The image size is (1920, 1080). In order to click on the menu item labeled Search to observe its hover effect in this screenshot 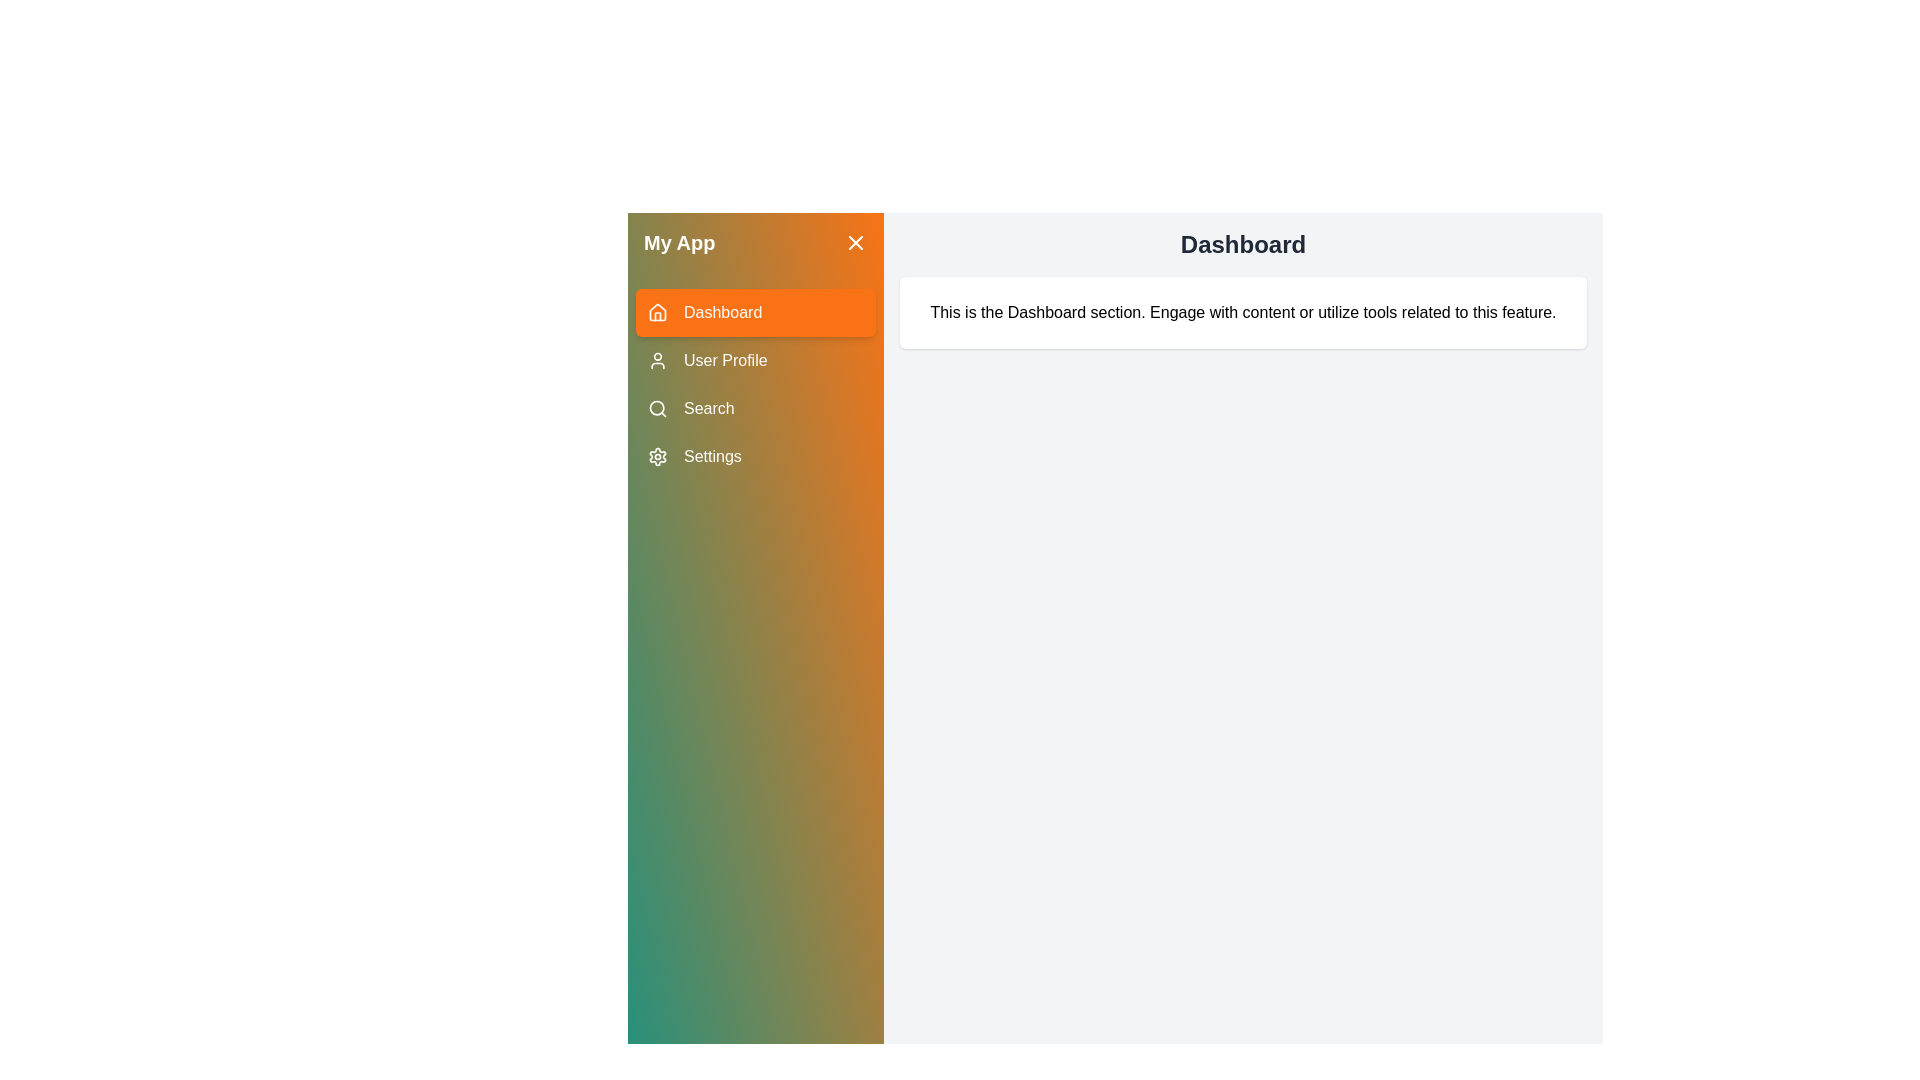, I will do `click(754, 407)`.